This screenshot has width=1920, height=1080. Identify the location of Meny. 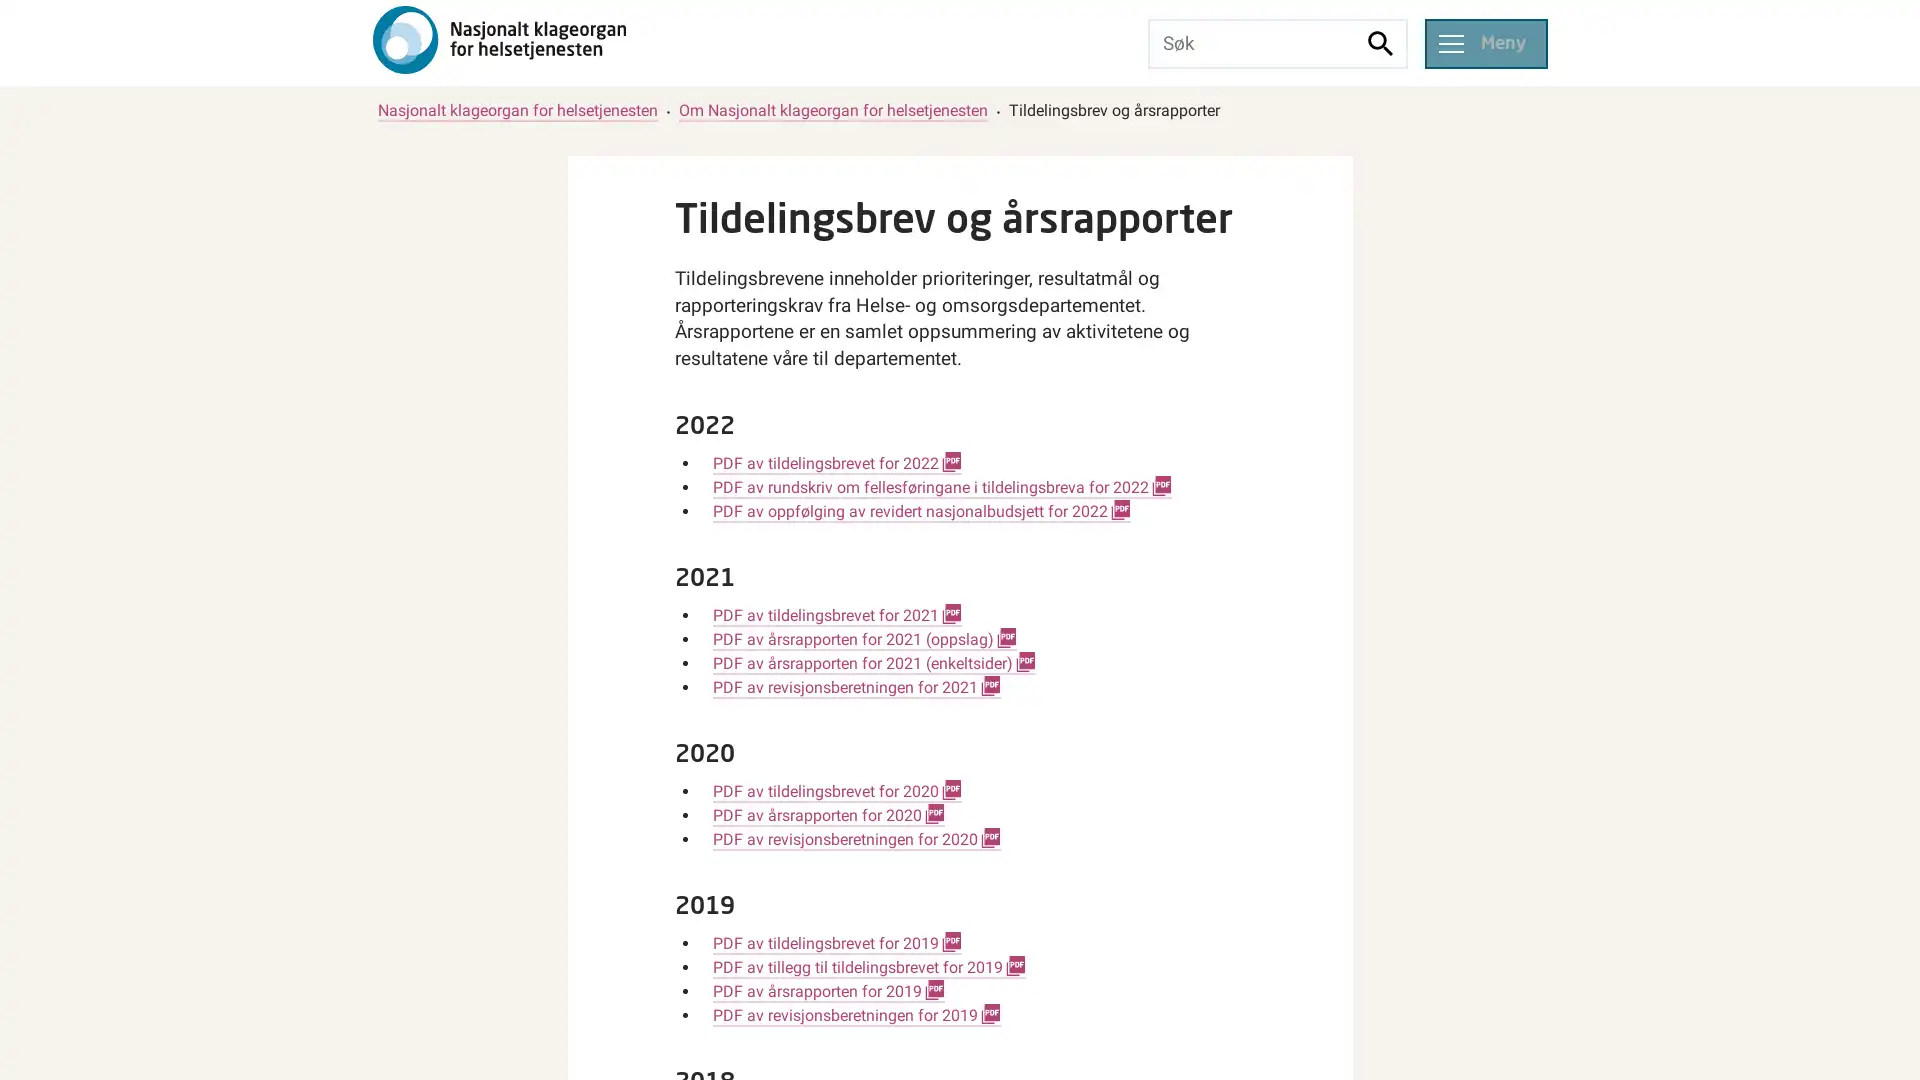
(1485, 42).